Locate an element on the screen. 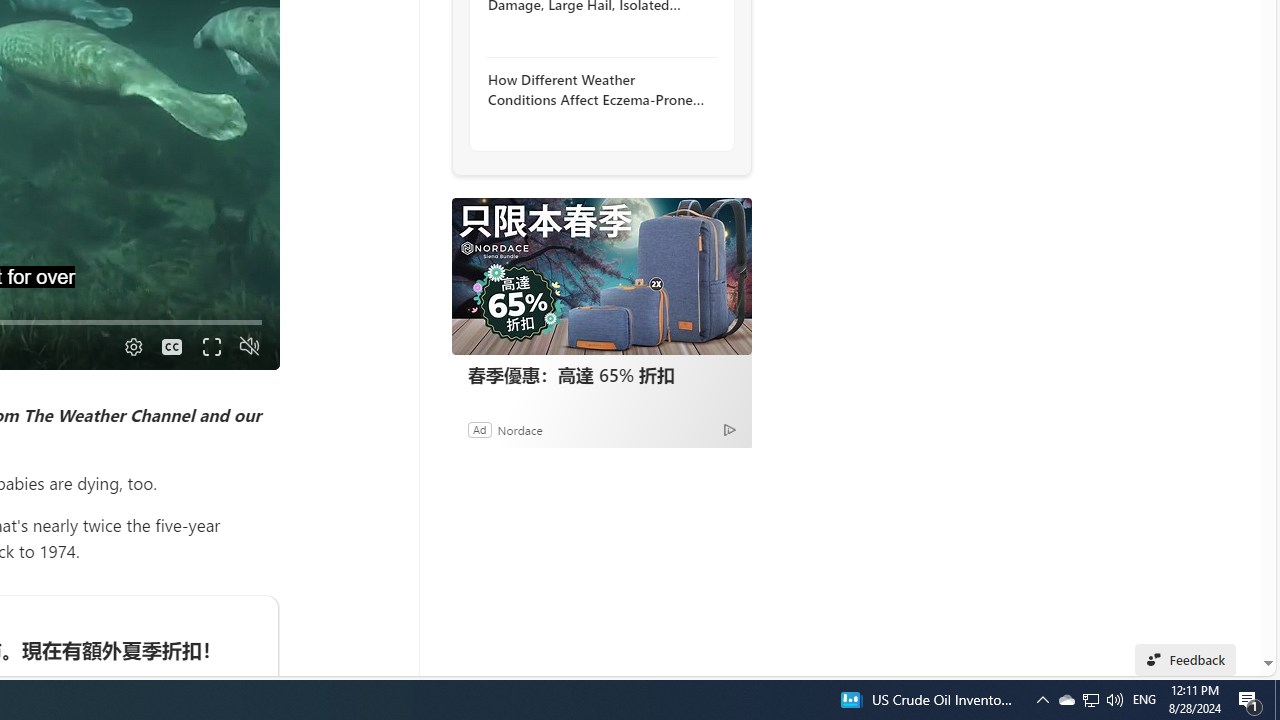 Image resolution: width=1280 pixels, height=720 pixels. 'Feedback' is located at coordinates (1185, 659).